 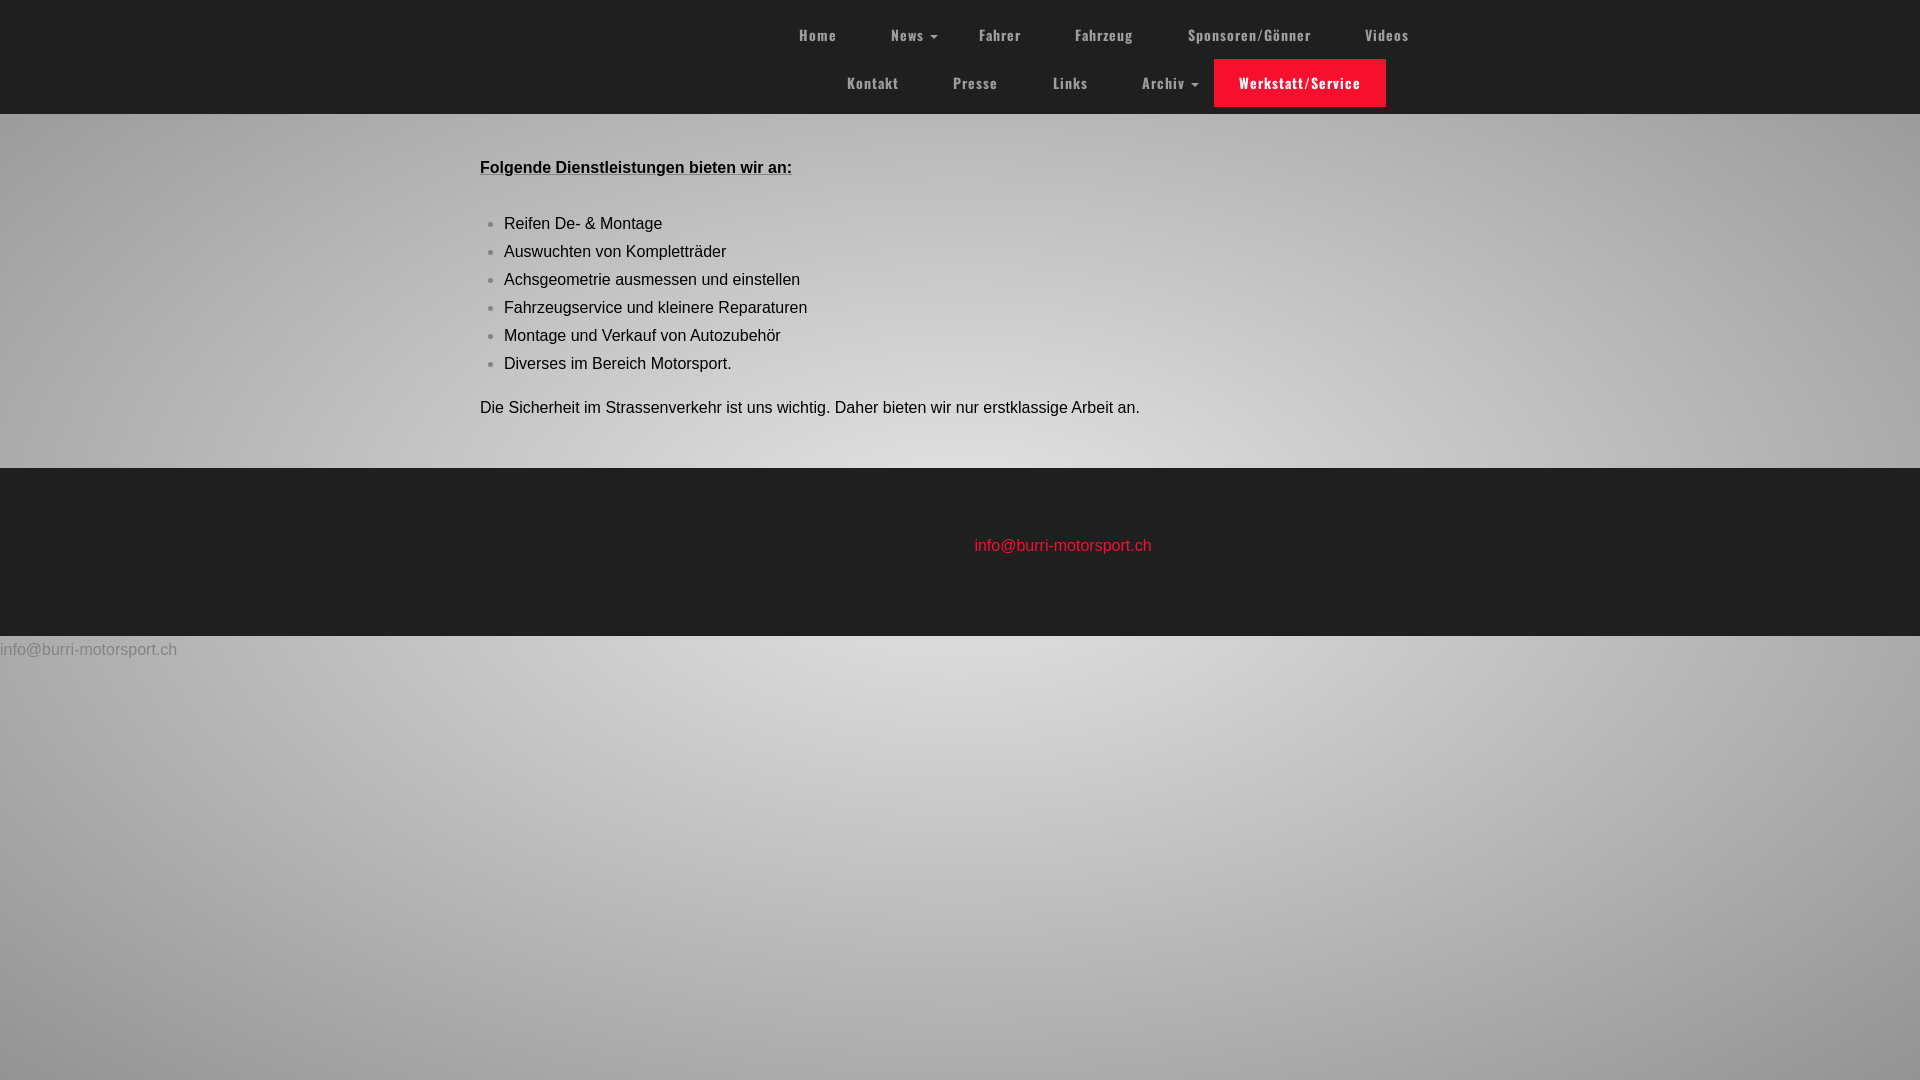 What do you see at coordinates (999, 34) in the screenshot?
I see `'Fahrer'` at bounding box center [999, 34].